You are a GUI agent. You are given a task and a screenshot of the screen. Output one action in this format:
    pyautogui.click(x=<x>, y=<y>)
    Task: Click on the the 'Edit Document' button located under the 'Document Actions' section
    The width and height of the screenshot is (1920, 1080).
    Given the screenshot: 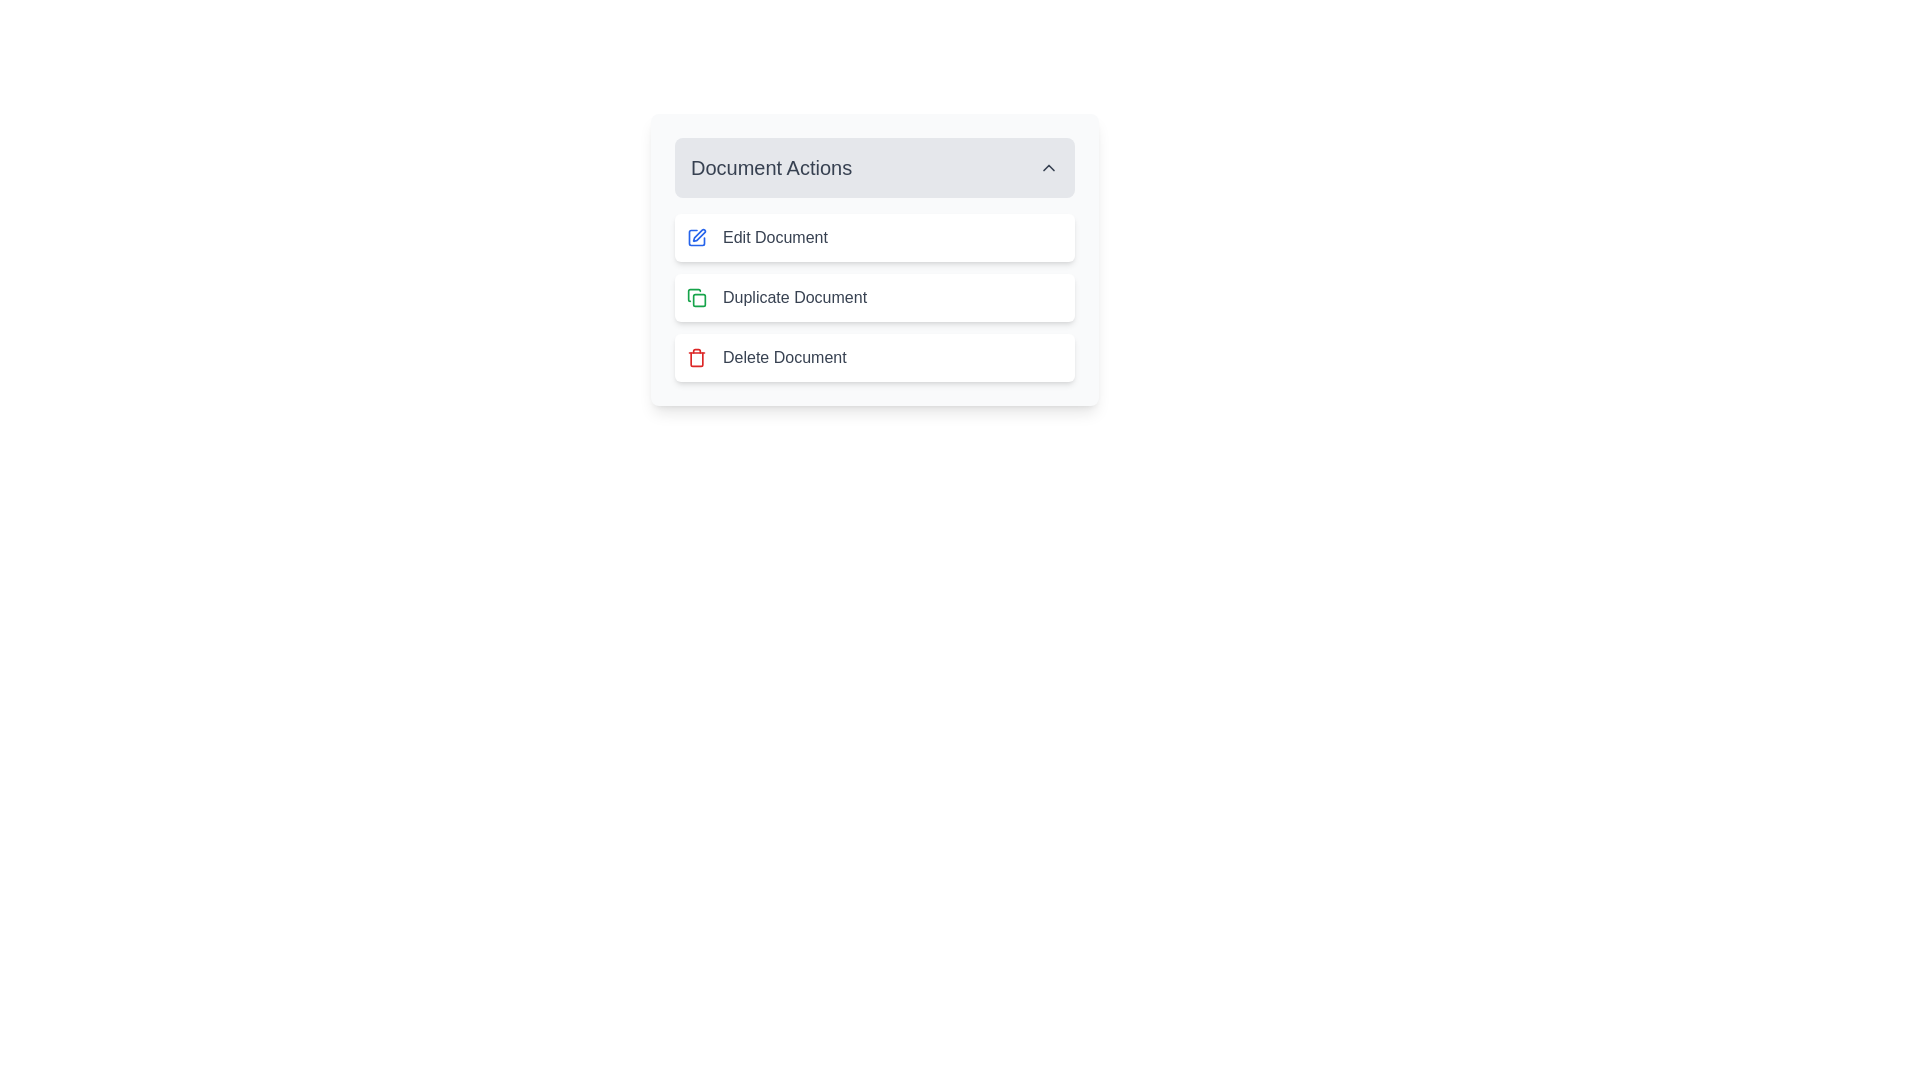 What is the action you would take?
    pyautogui.click(x=874, y=237)
    